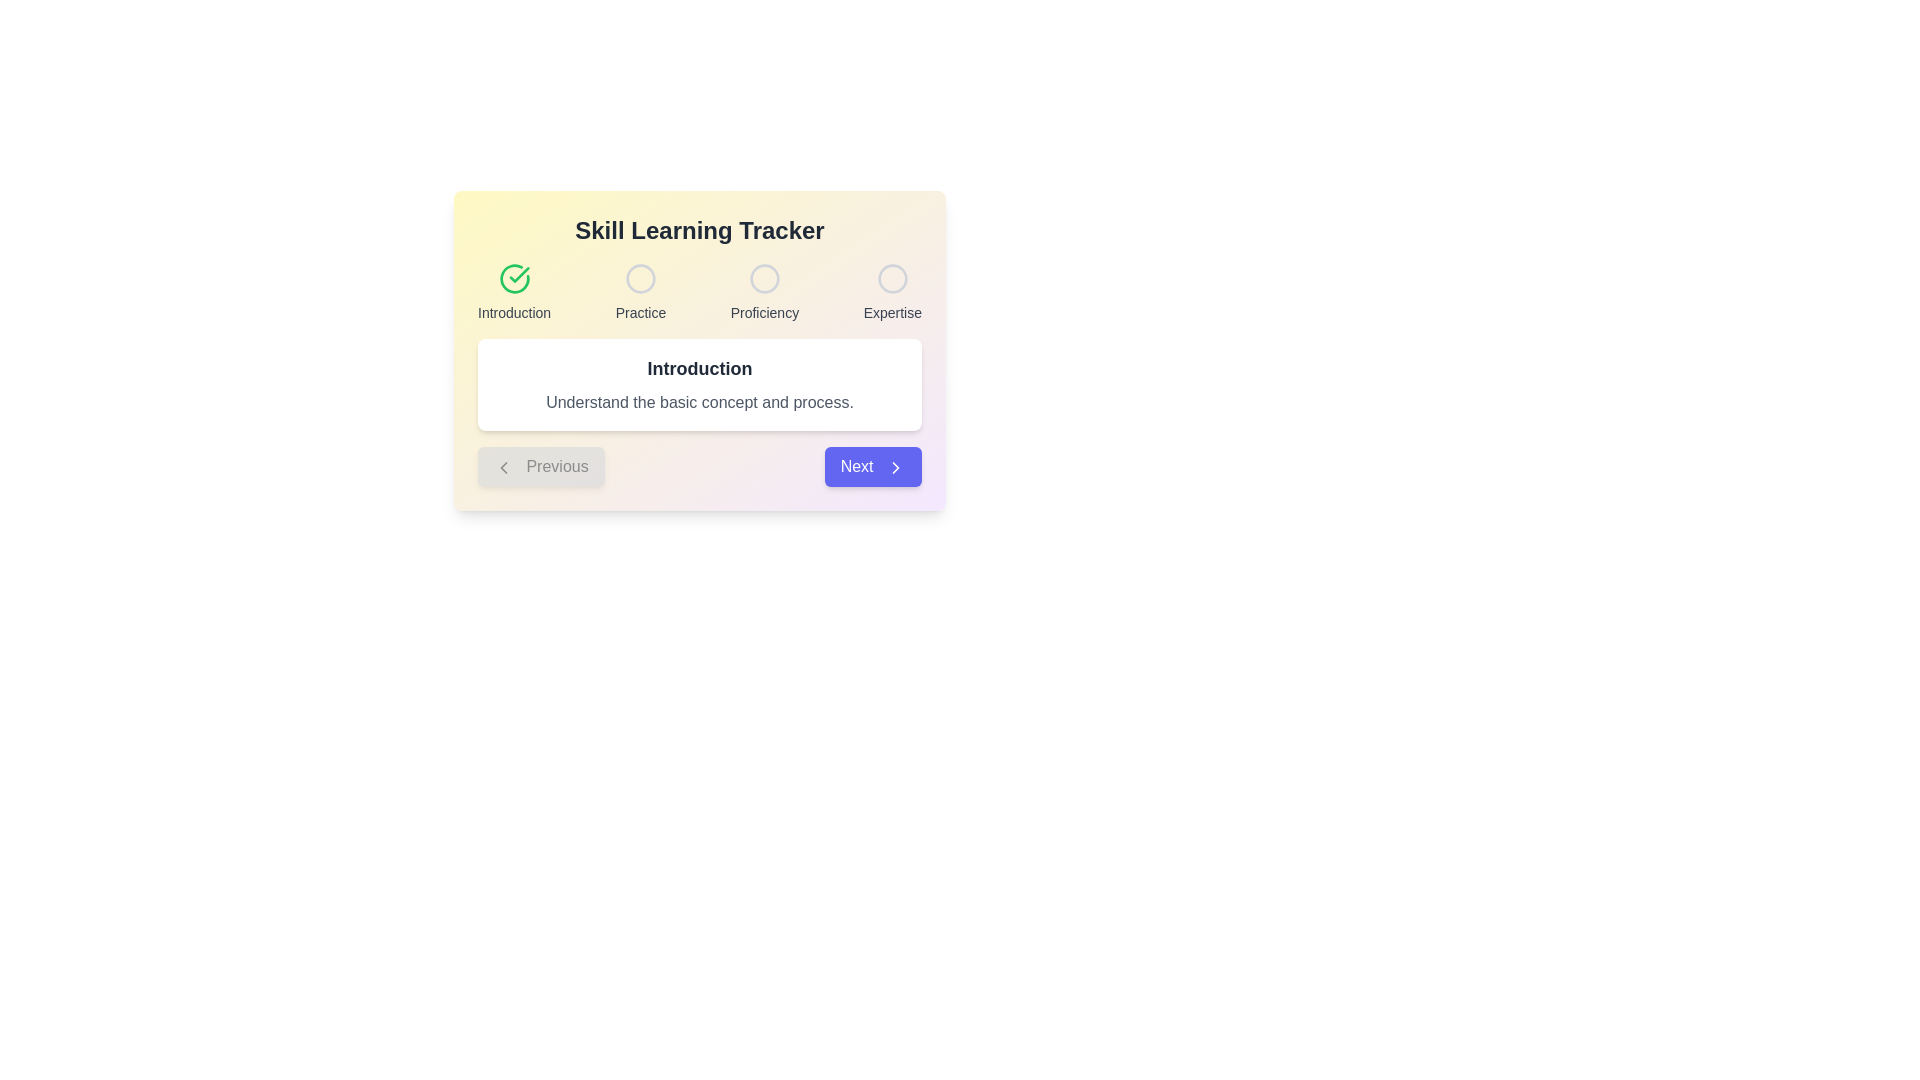 The height and width of the screenshot is (1080, 1920). I want to click on the circular graphic progress indicator associated with the 'Proficiency' label, so click(763, 278).